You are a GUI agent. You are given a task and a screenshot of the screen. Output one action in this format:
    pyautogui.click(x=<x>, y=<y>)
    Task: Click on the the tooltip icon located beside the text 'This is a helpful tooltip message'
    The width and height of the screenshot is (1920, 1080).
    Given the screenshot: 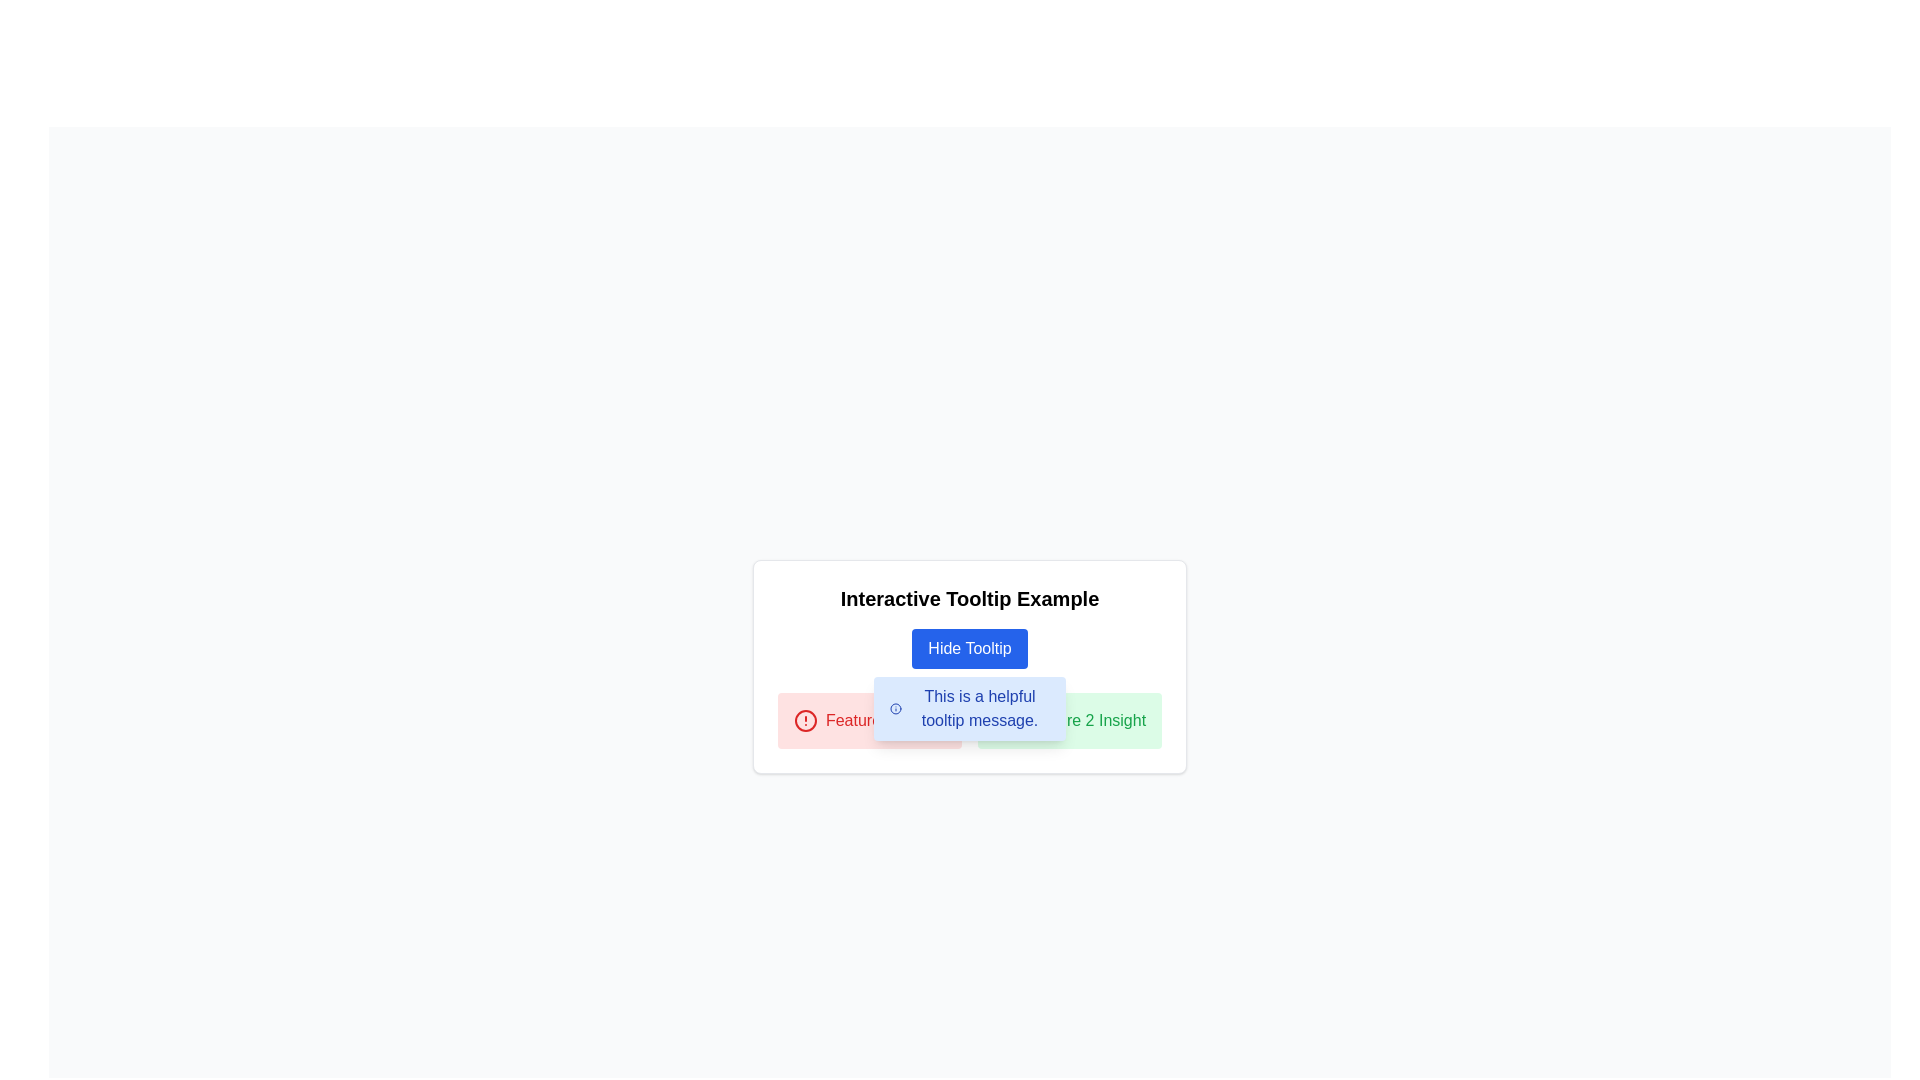 What is the action you would take?
    pyautogui.click(x=1006, y=721)
    